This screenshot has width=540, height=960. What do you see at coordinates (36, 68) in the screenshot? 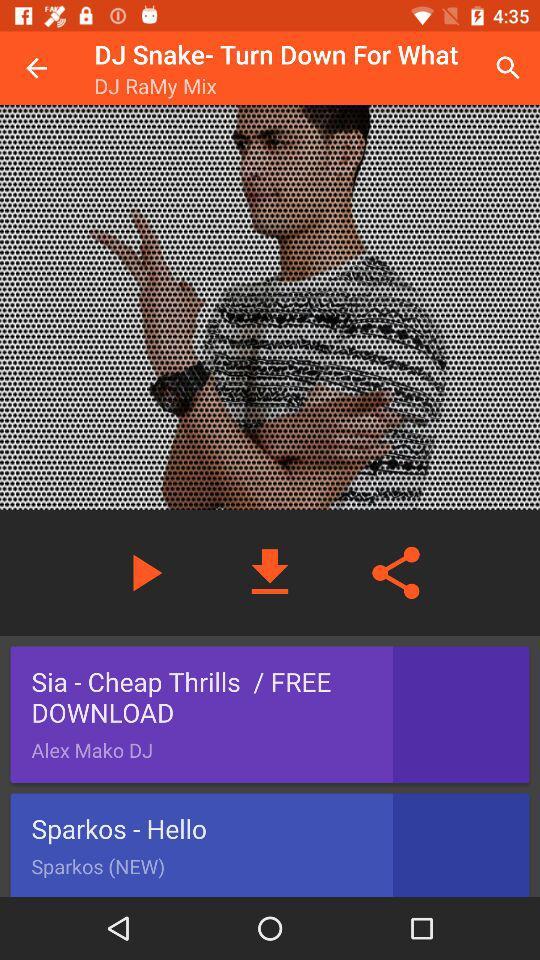
I see `the item to the left of the dj snake turn item` at bounding box center [36, 68].